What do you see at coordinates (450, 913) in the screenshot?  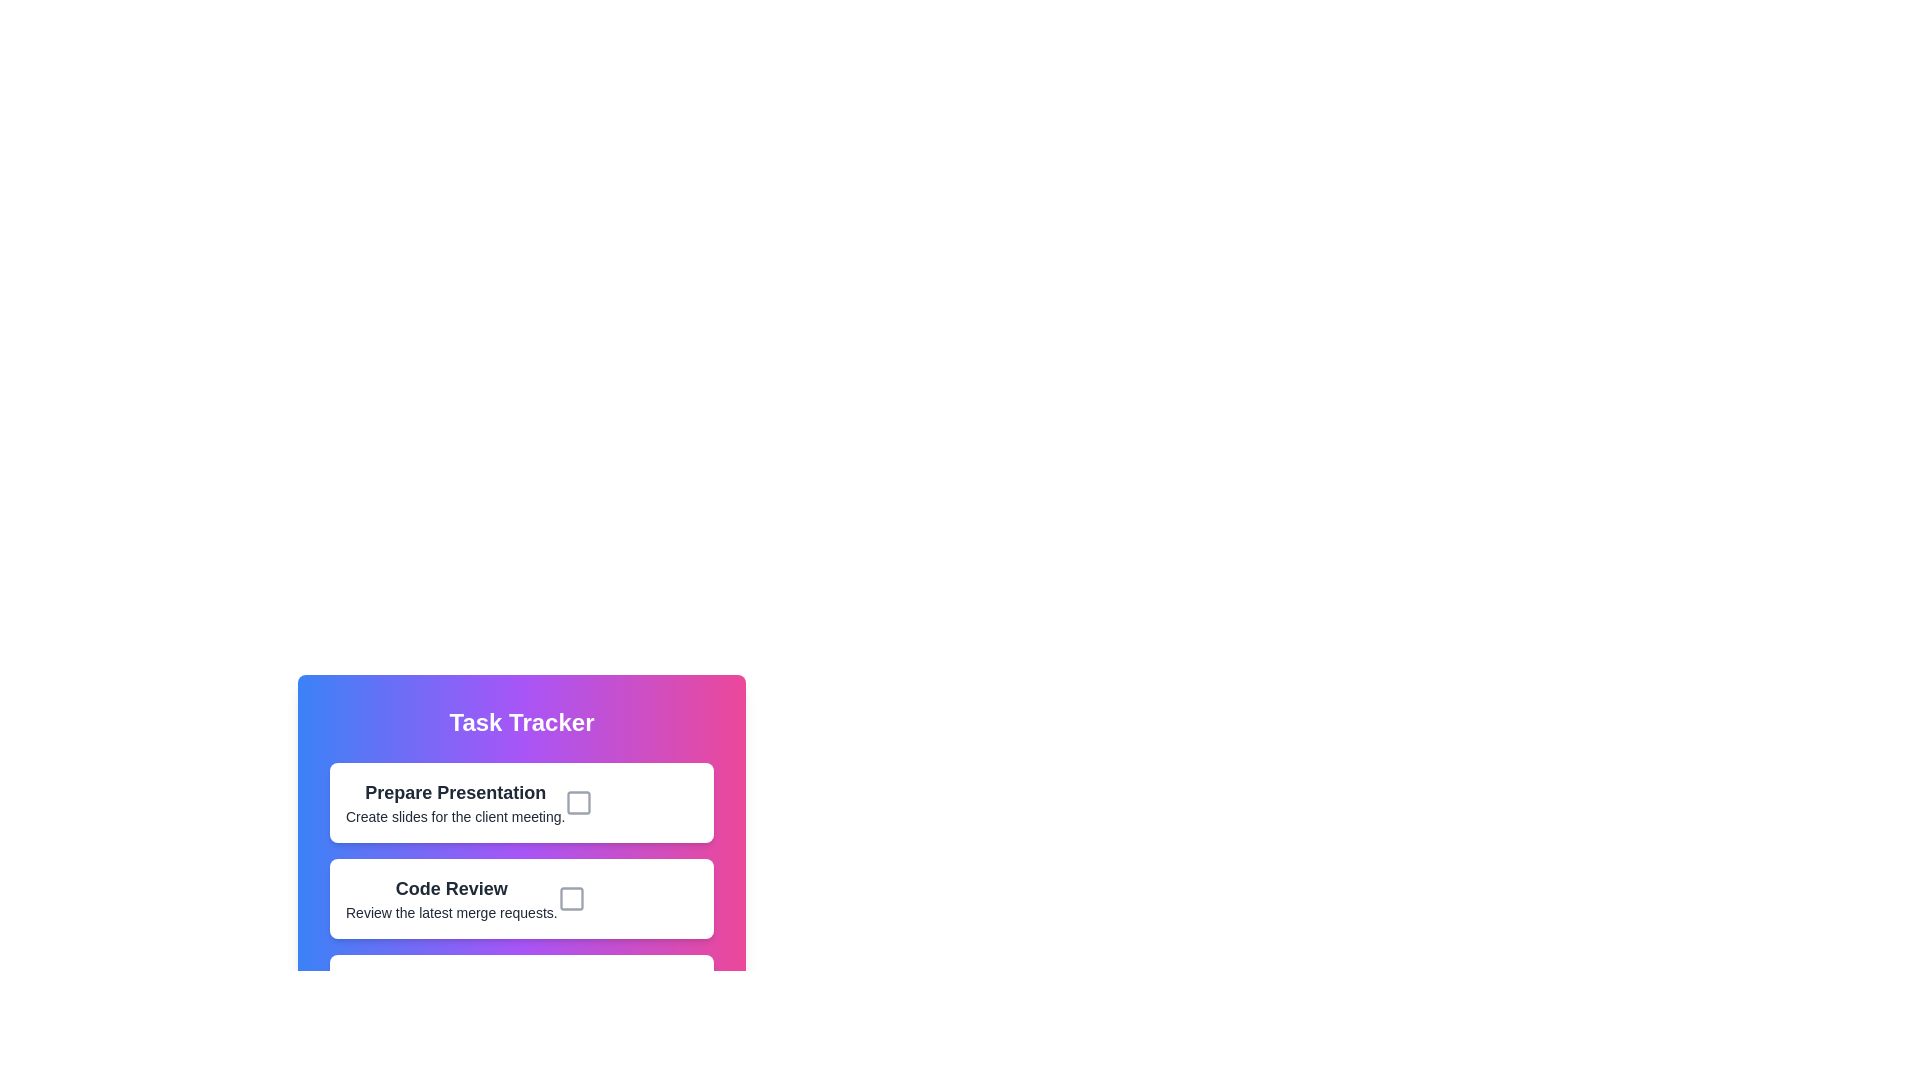 I see `the text label providing context for the 'Code Review' task, located beneath the 'Code Review' heading in the second task card of the 'Task Tracker' module` at bounding box center [450, 913].